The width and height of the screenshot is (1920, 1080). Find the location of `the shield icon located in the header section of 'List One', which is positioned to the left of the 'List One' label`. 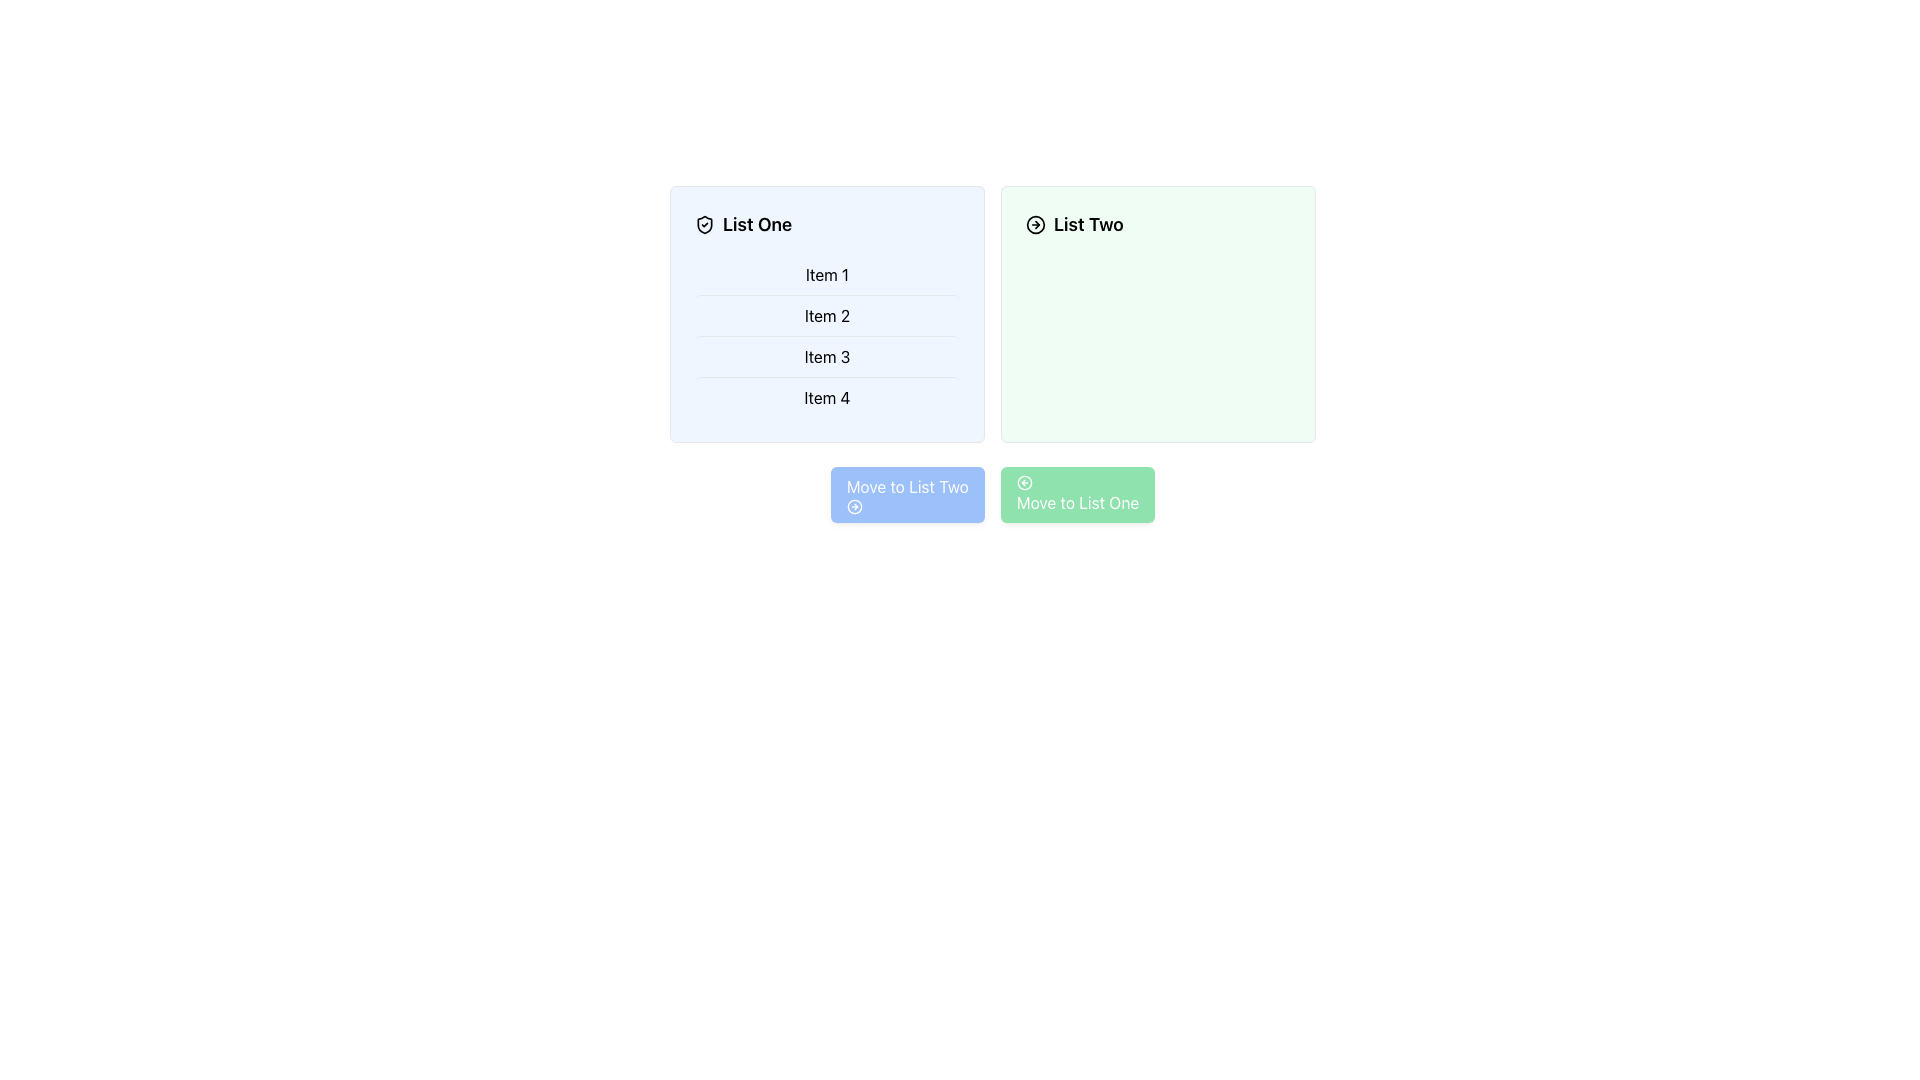

the shield icon located in the header section of 'List One', which is positioned to the left of the 'List One' label is located at coordinates (705, 224).